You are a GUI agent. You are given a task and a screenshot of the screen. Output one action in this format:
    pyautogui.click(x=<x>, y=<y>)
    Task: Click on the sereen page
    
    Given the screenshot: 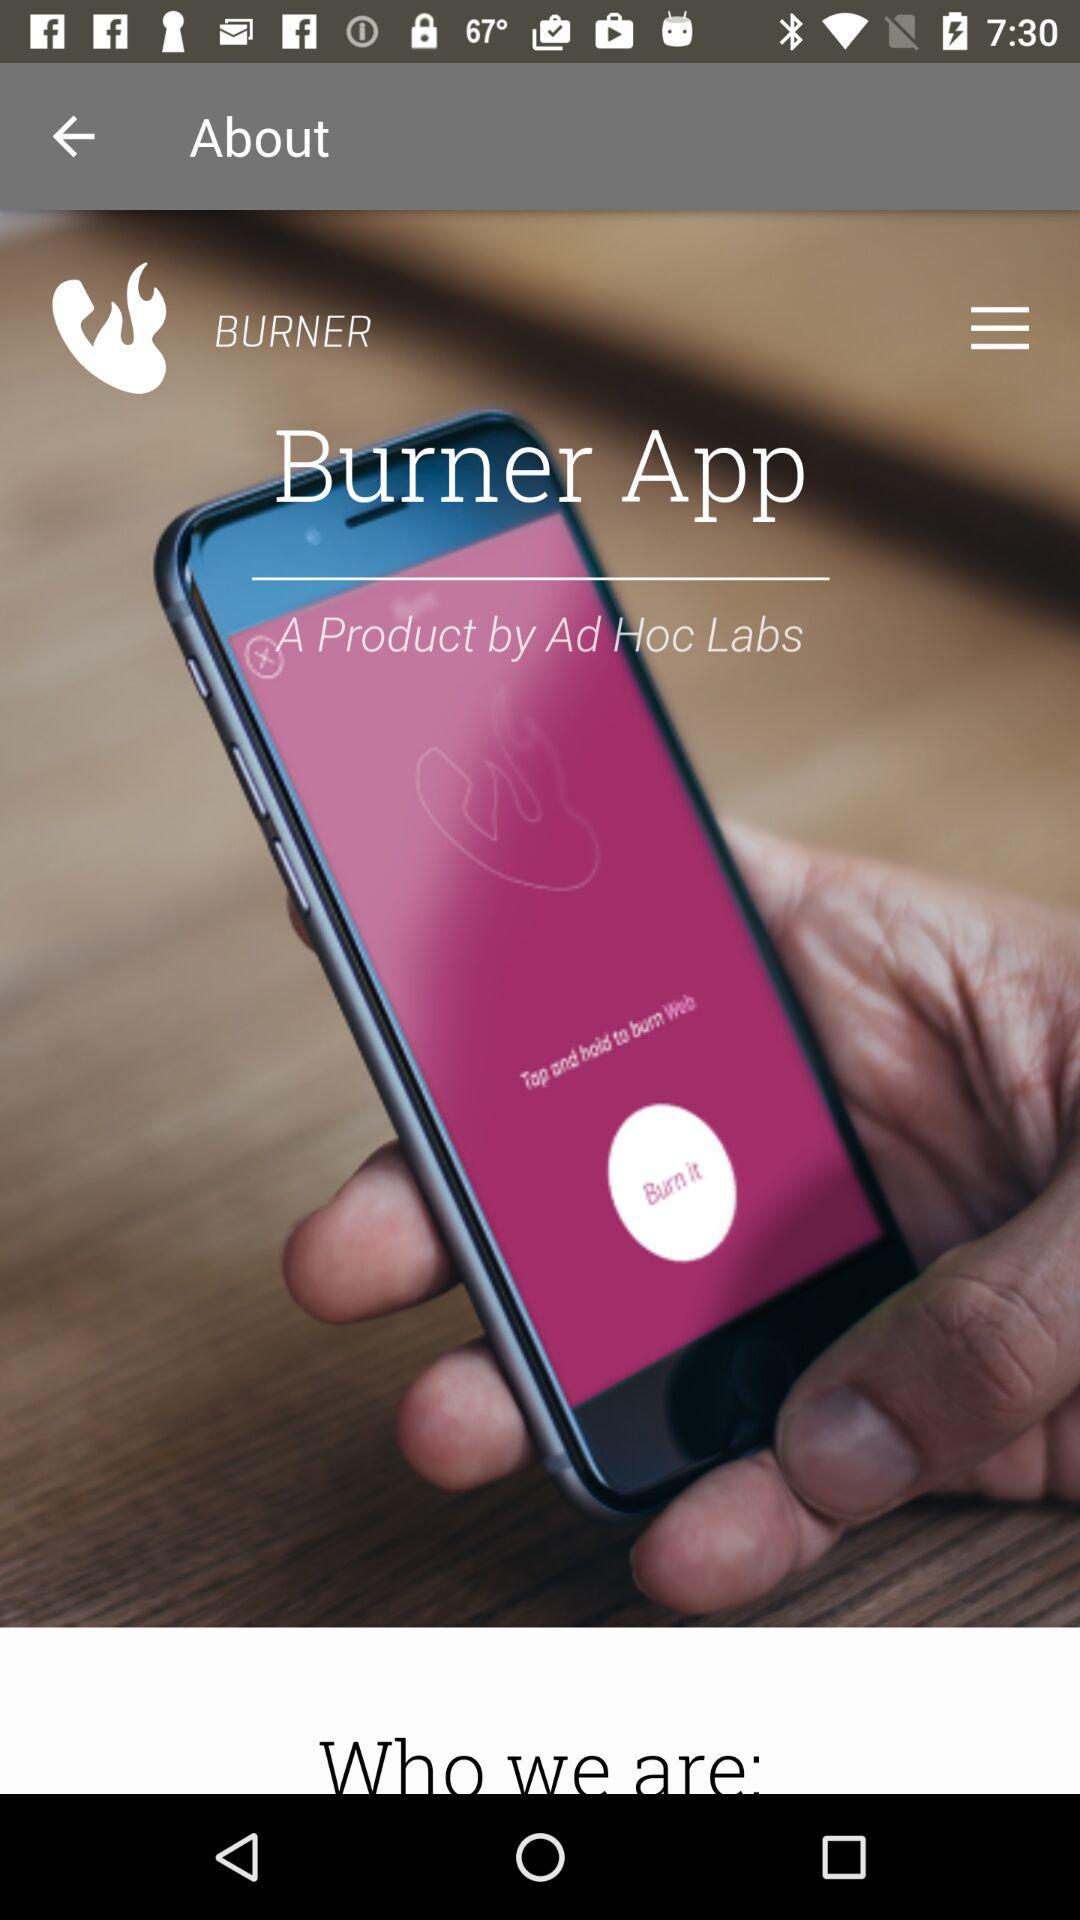 What is the action you would take?
    pyautogui.click(x=540, y=1002)
    